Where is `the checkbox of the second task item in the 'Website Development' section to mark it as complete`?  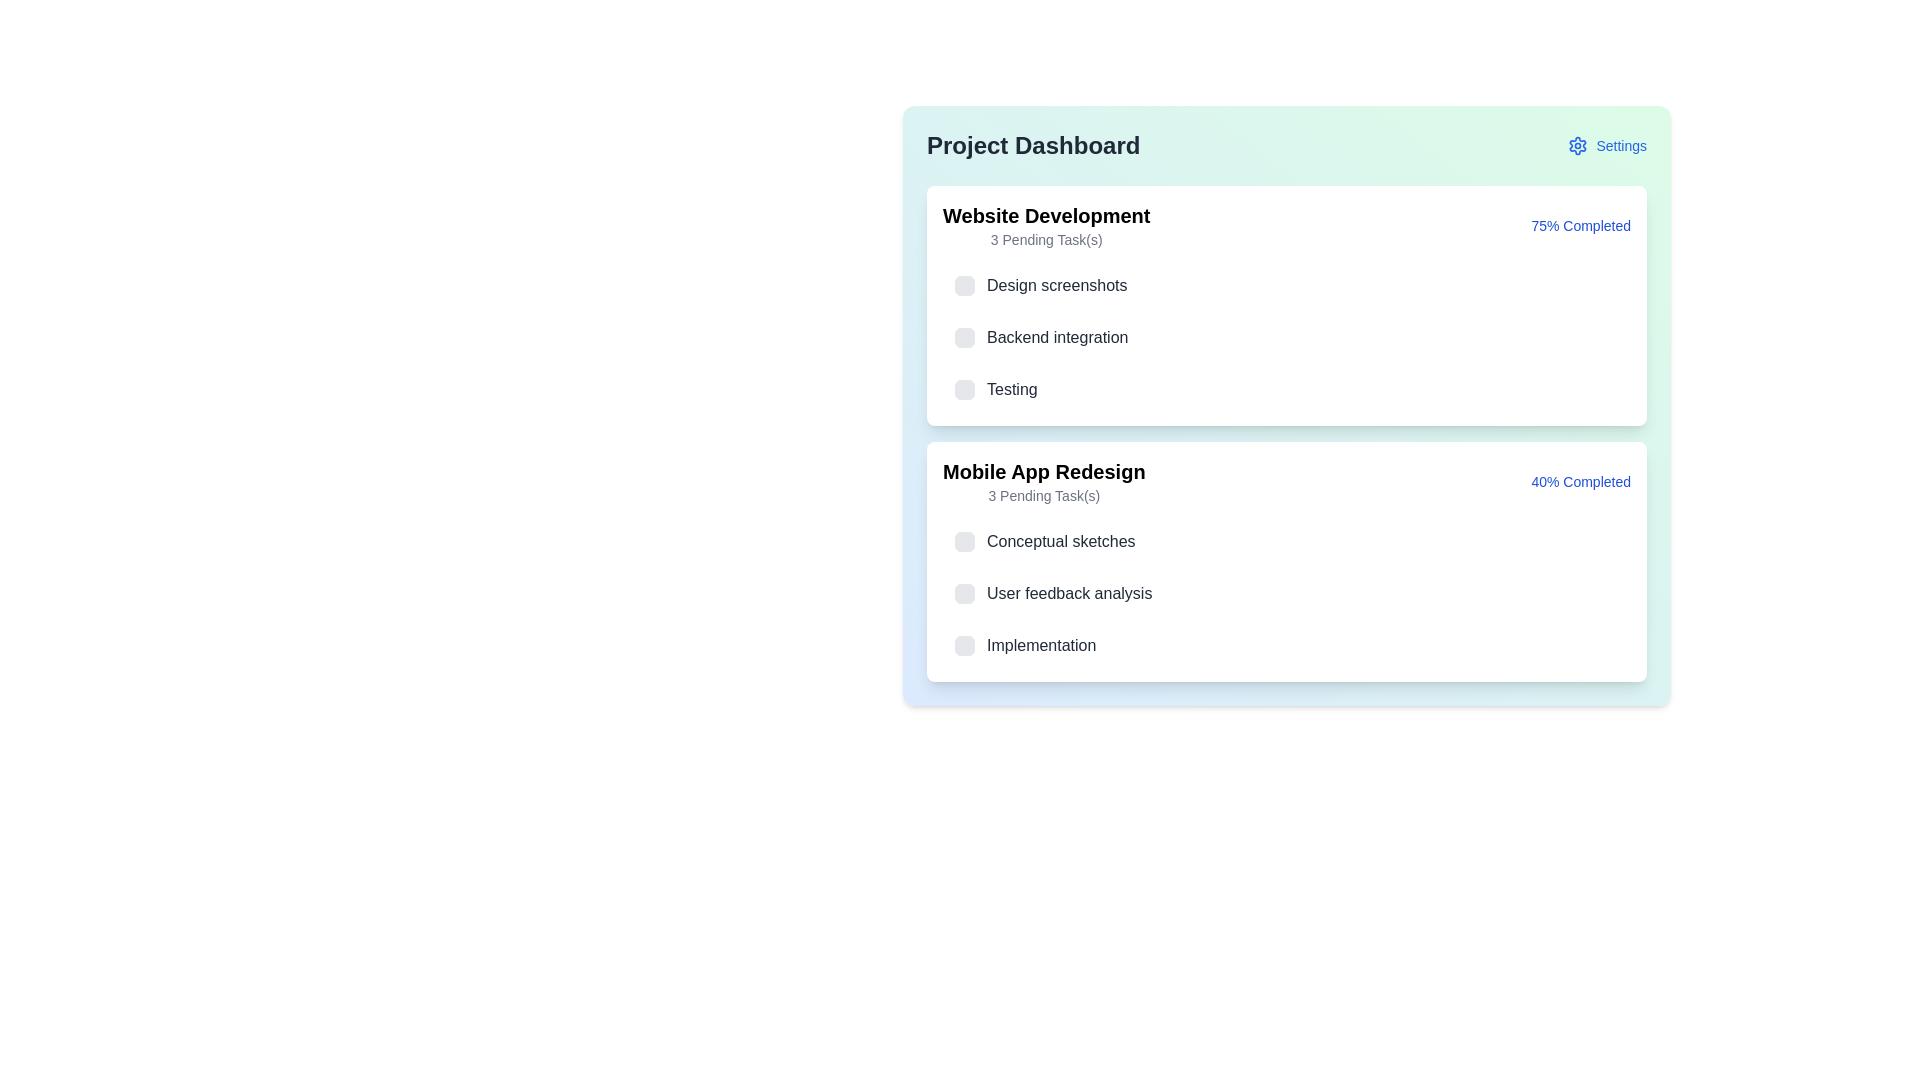 the checkbox of the second task item in the 'Website Development' section to mark it as complete is located at coordinates (1286, 337).